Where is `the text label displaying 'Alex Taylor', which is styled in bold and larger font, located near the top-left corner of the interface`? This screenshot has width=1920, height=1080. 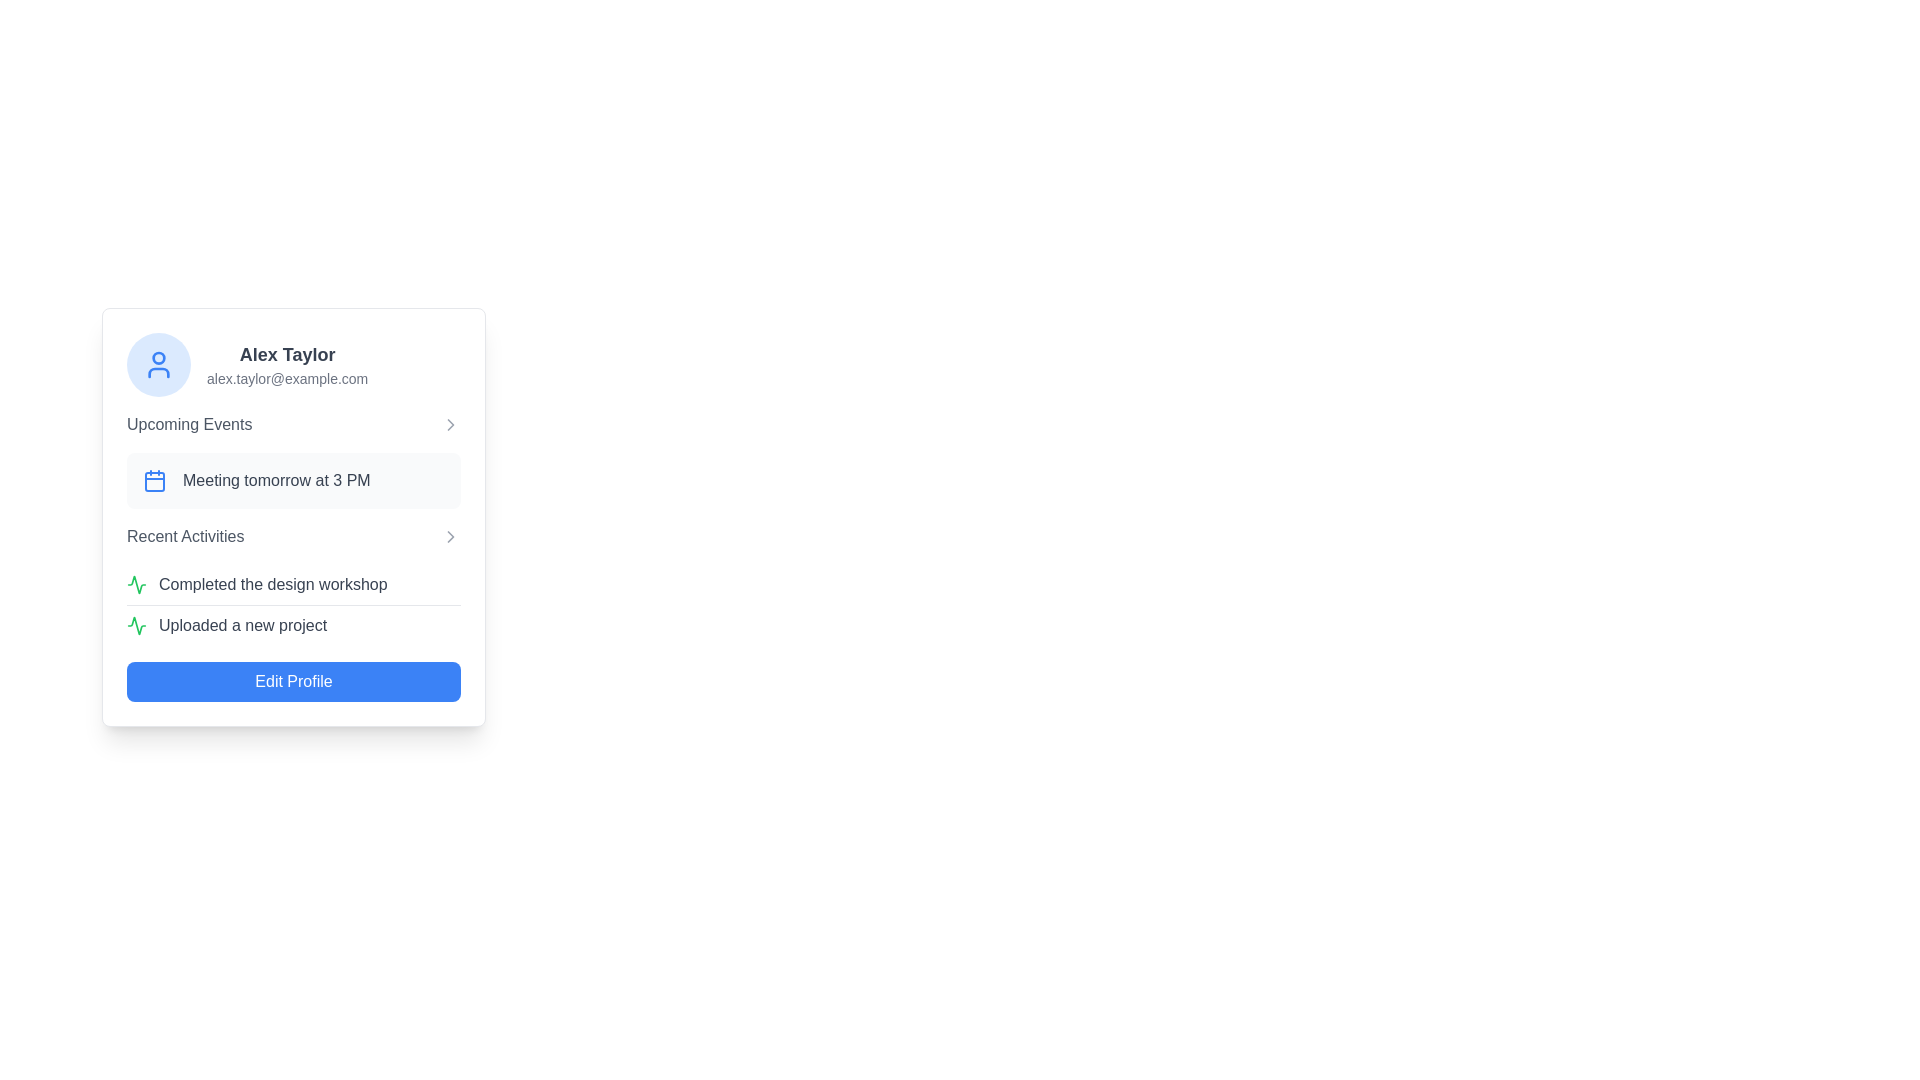
the text label displaying 'Alex Taylor', which is styled in bold and larger font, located near the top-left corner of the interface is located at coordinates (286, 353).